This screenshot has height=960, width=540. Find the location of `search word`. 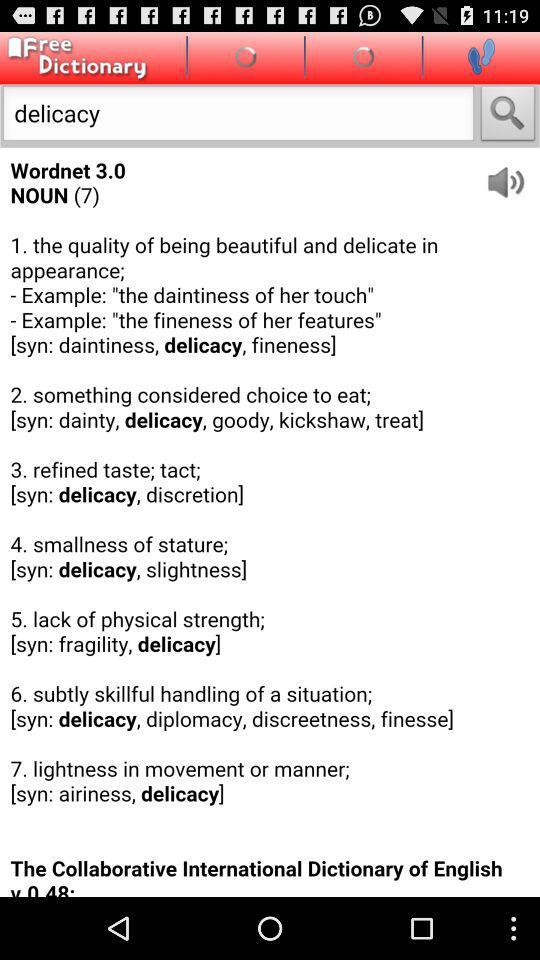

search word is located at coordinates (508, 115).